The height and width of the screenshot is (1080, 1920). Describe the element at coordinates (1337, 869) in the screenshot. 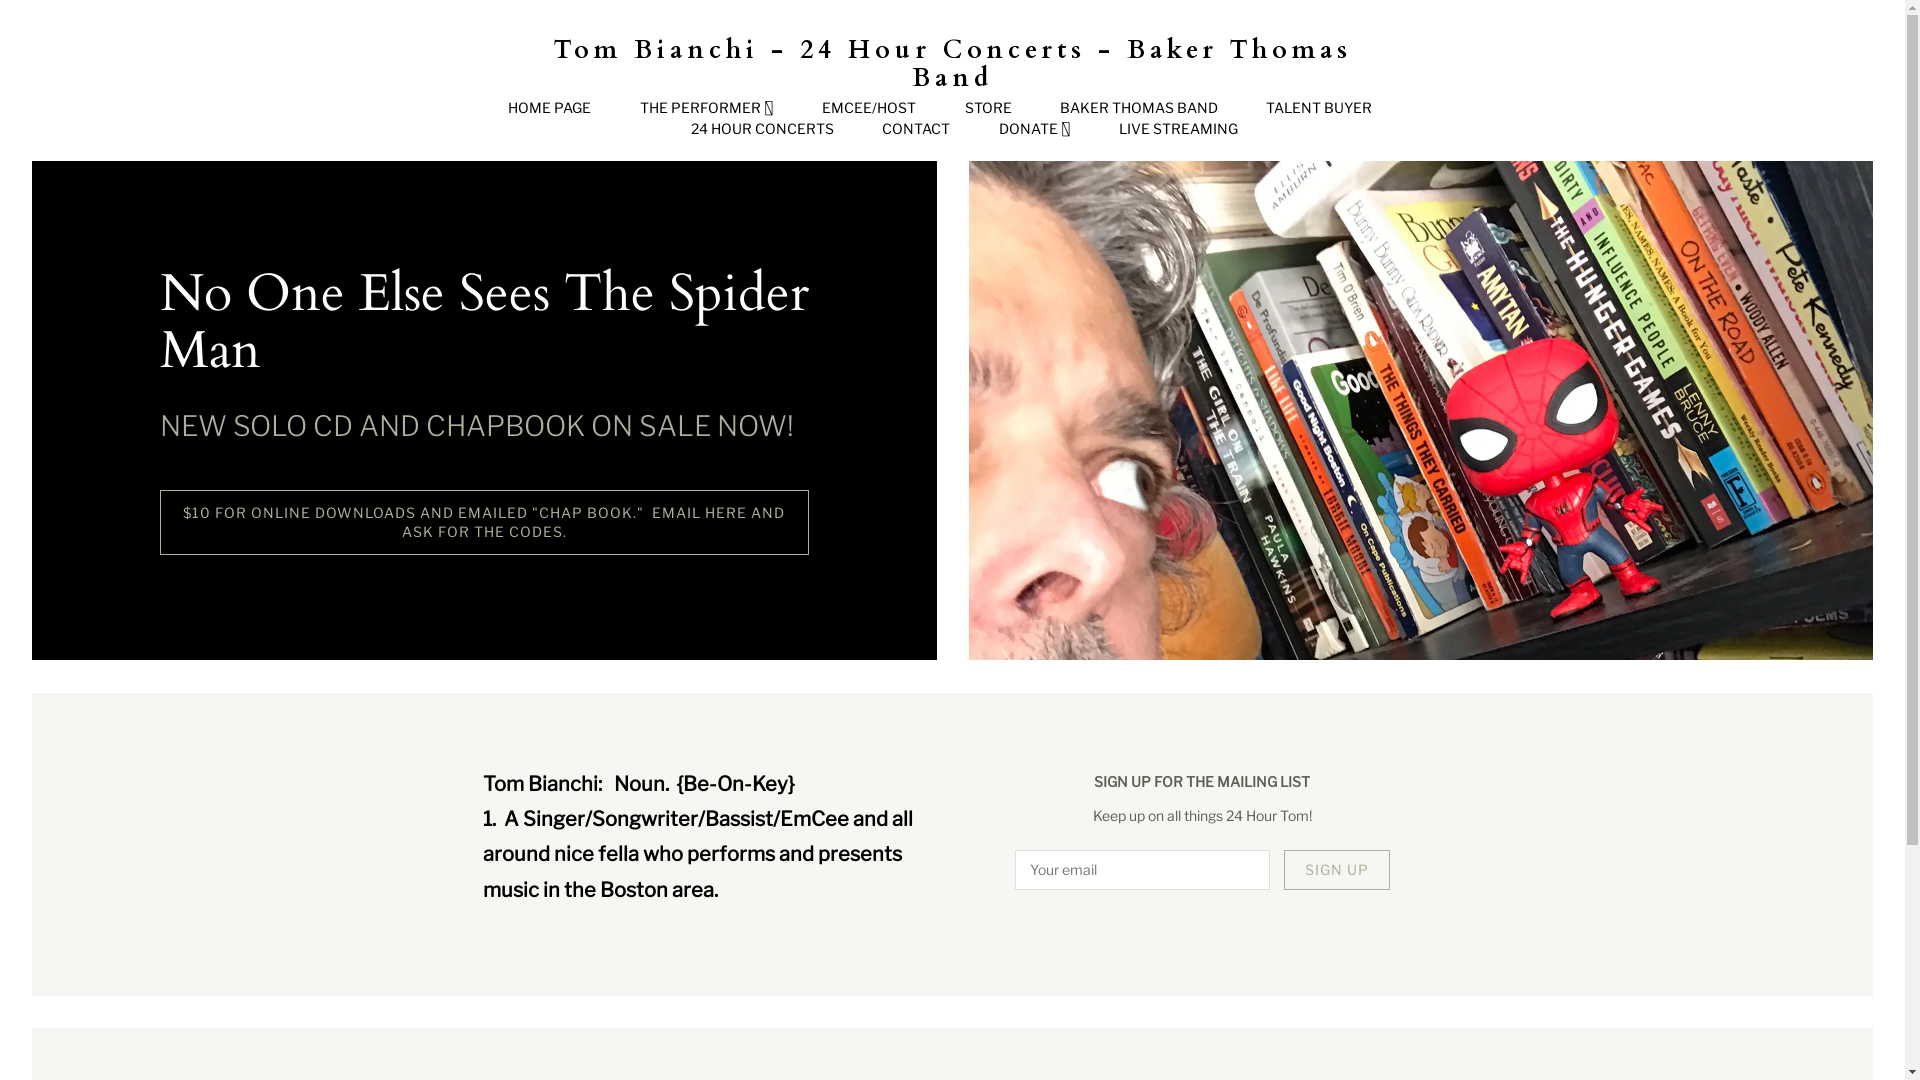

I see `'SIGN UP'` at that location.